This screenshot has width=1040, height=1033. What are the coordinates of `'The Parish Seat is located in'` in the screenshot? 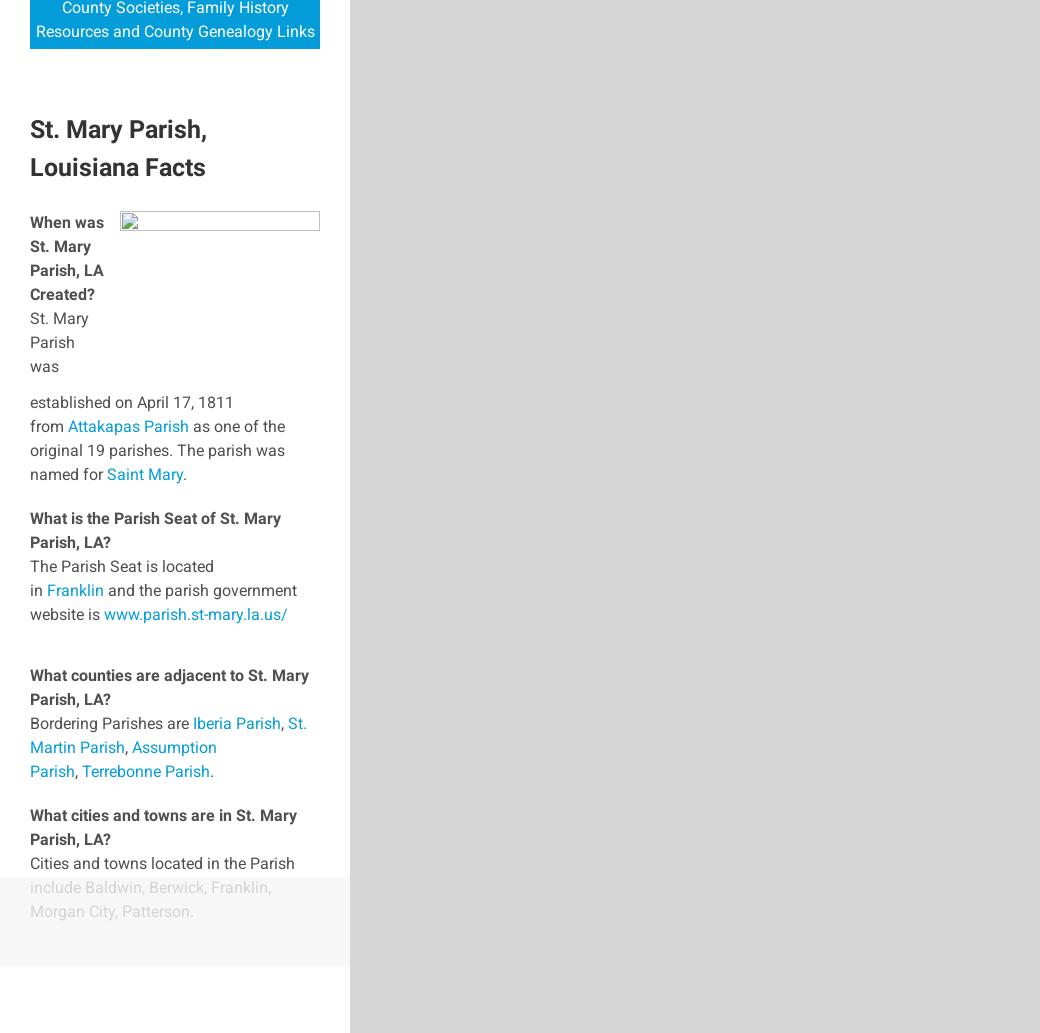 It's located at (120, 576).